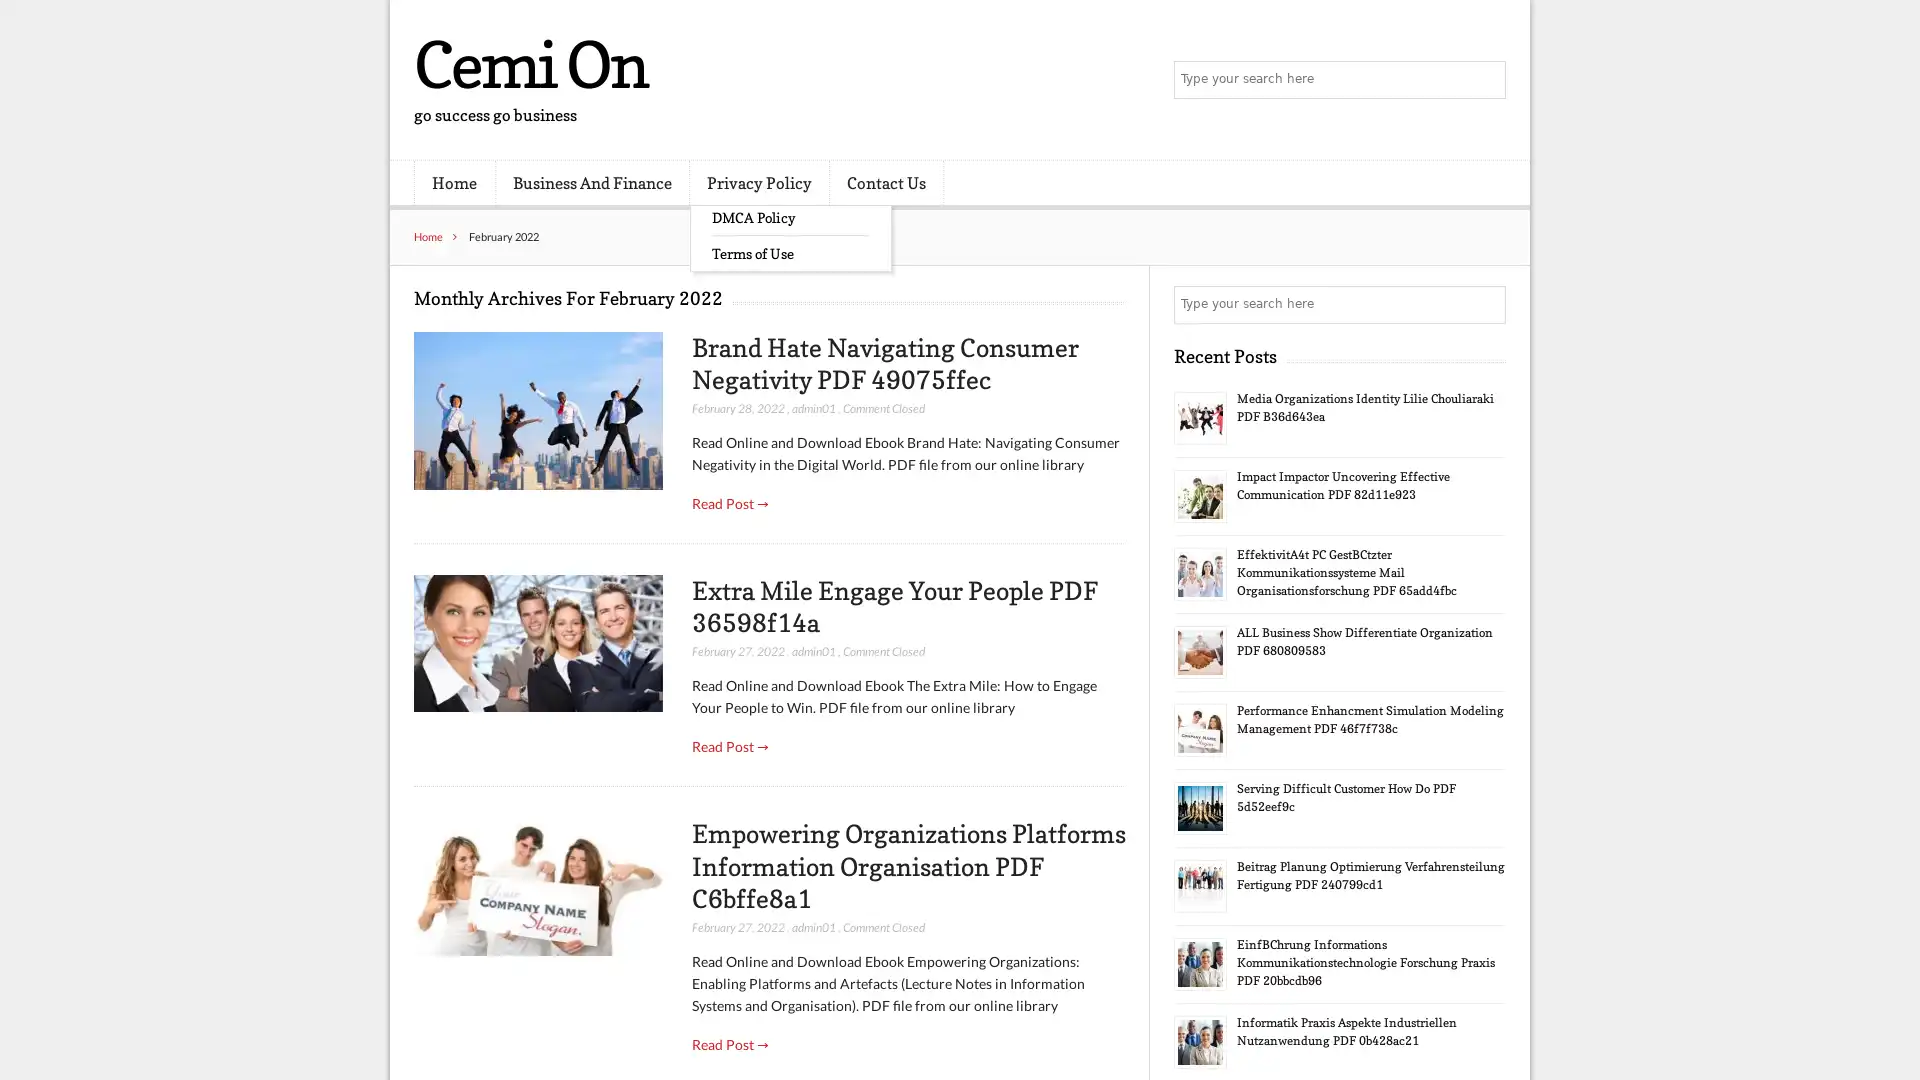  Describe the element at coordinates (1485, 304) in the screenshot. I see `Search` at that location.